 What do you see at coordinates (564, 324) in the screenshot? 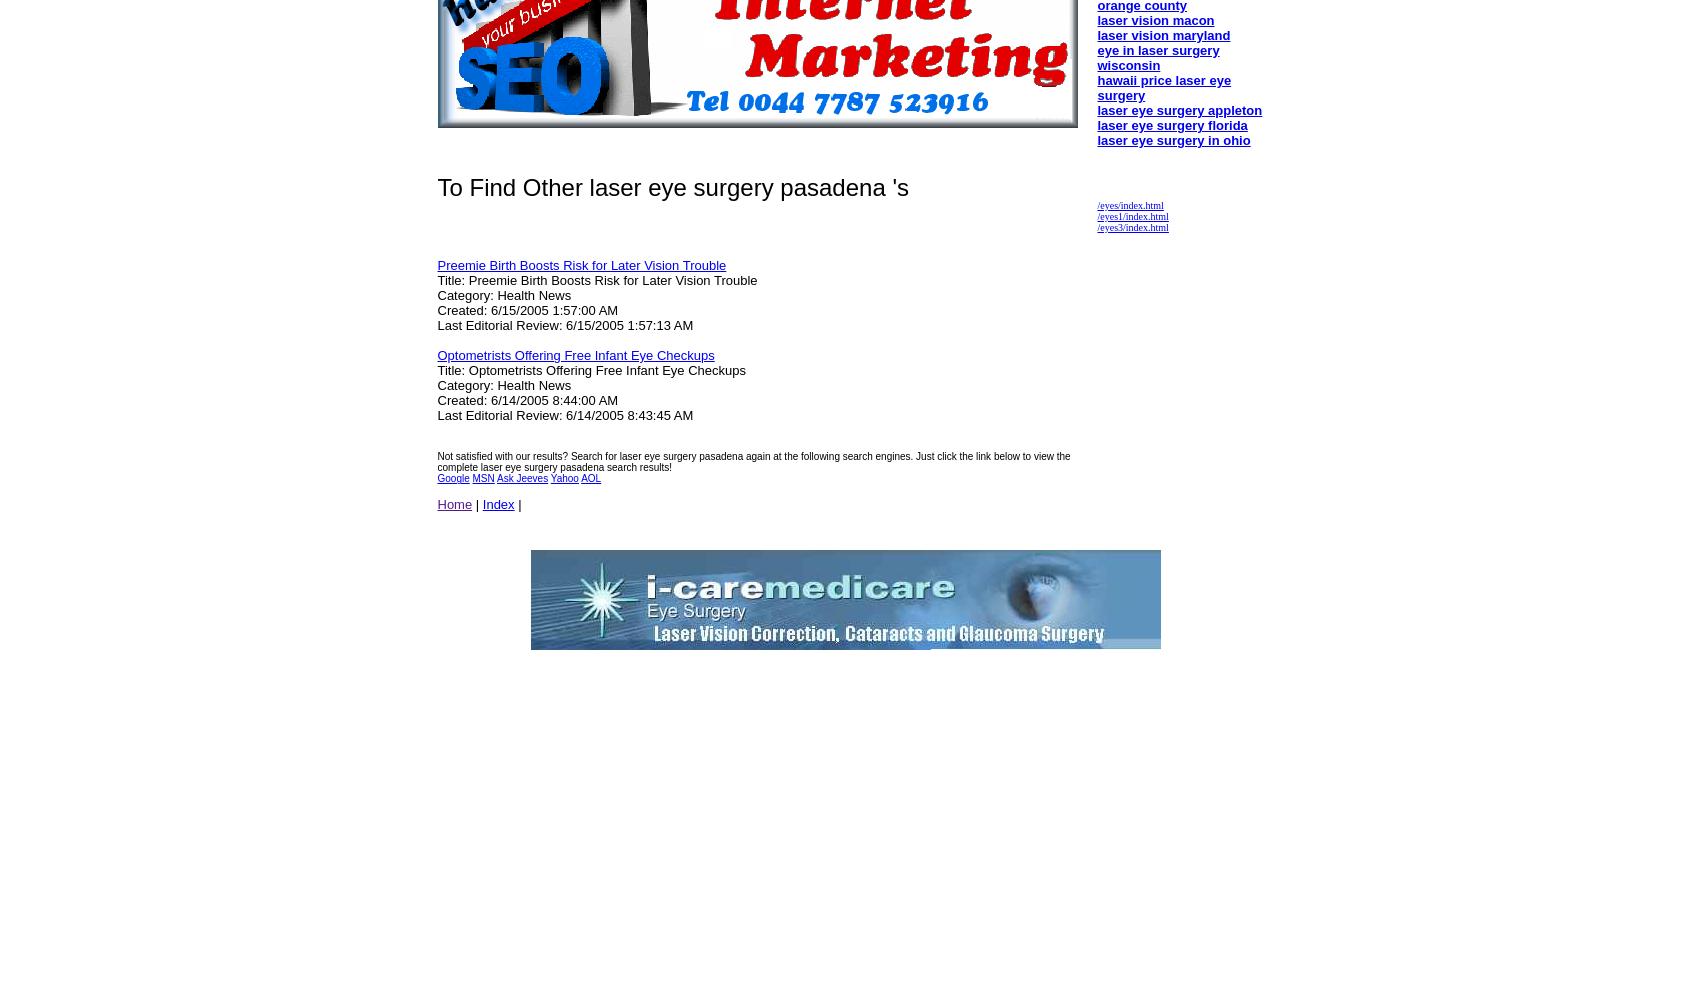
I see `'Last Editorial Review: 6/15/2005 1:57:13 AM'` at bounding box center [564, 324].